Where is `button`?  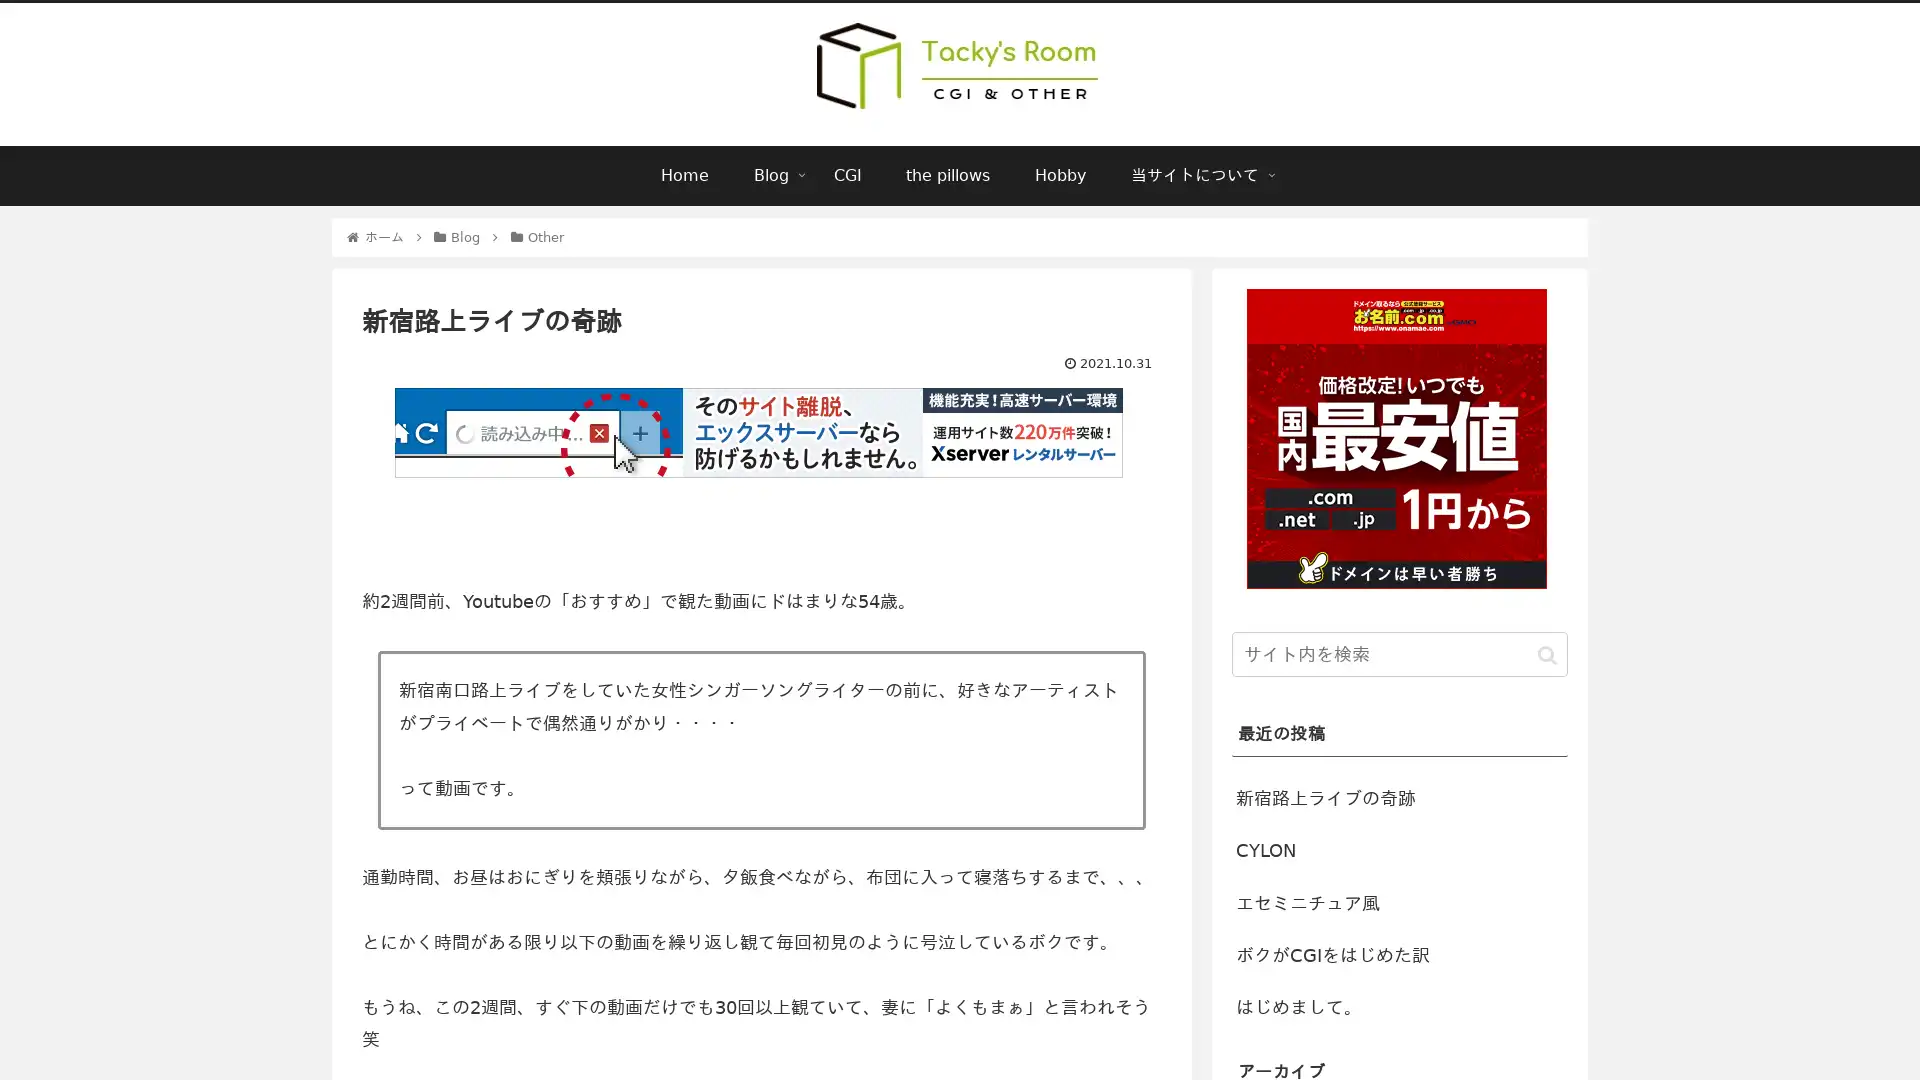
button is located at coordinates (1546, 654).